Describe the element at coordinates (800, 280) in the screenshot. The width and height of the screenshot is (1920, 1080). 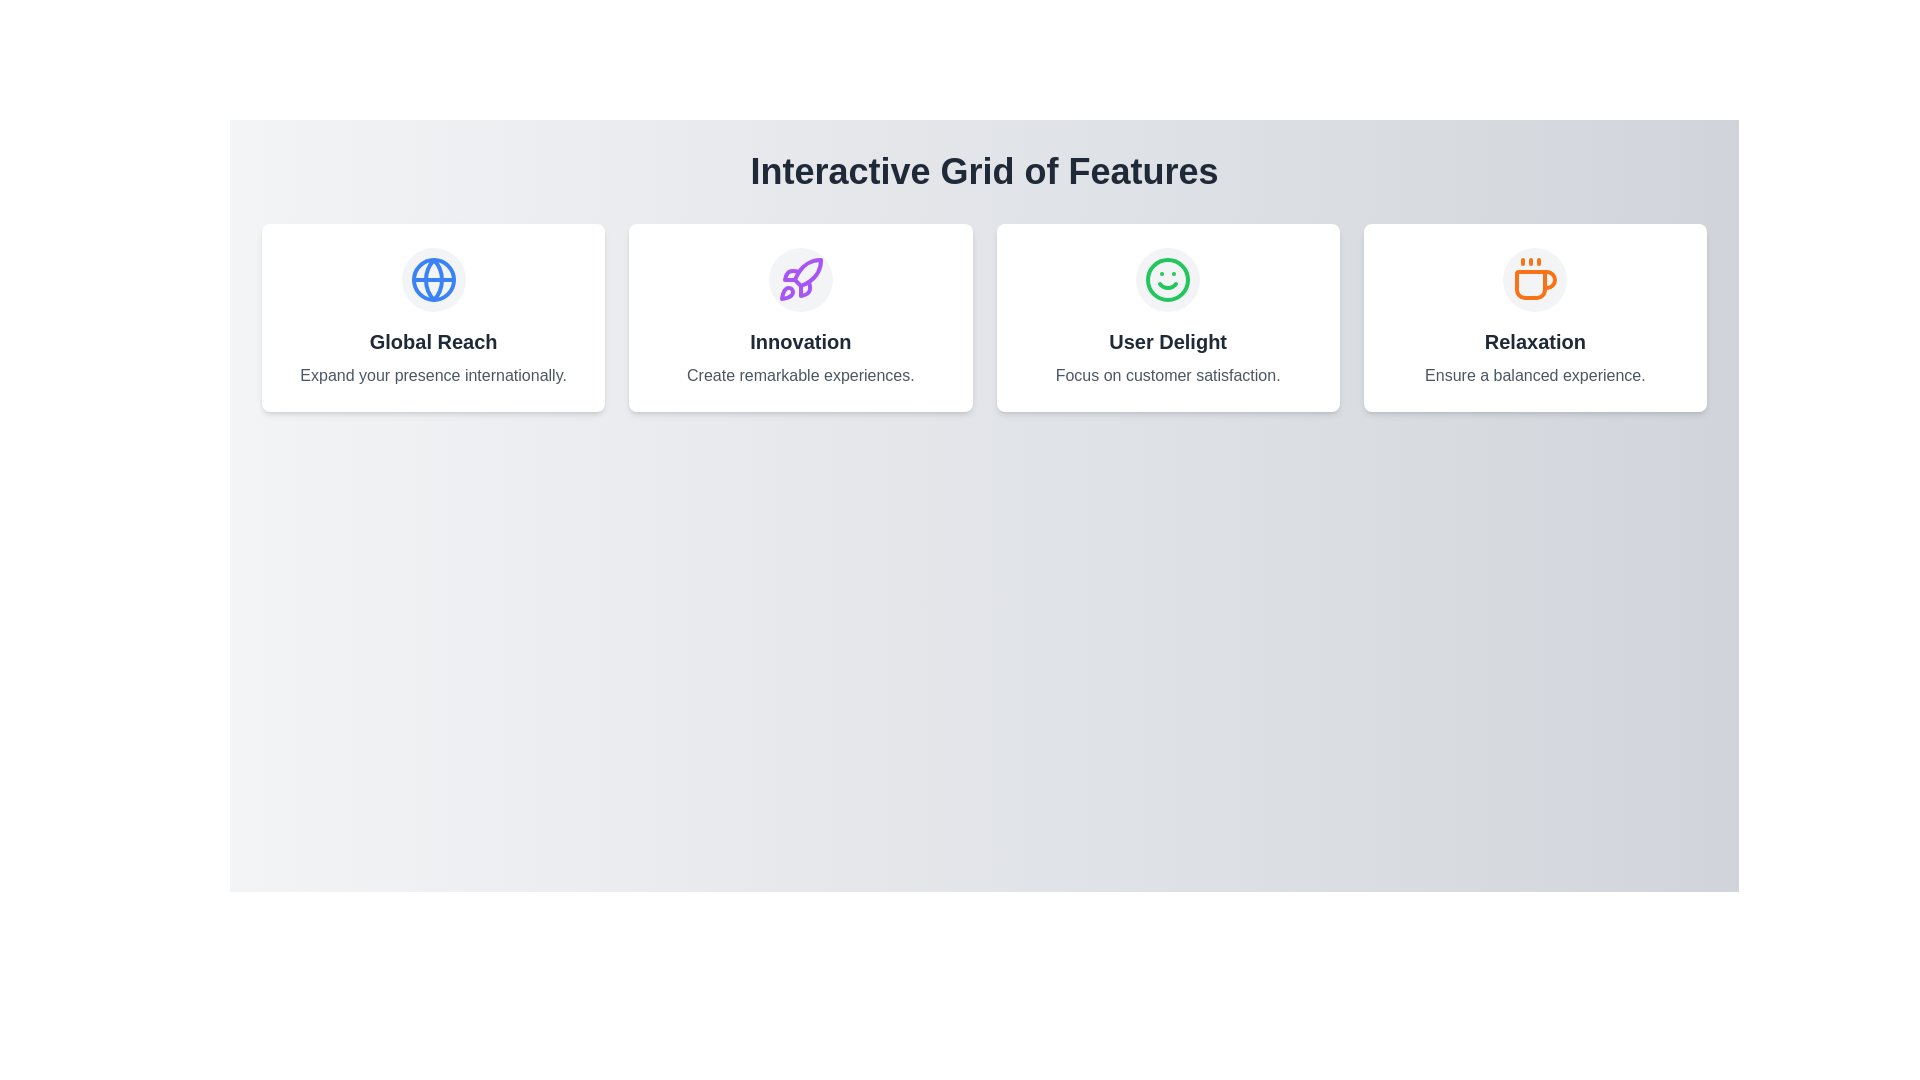
I see `the purple rocket icon representing innovation, which is centered within a circular gray background in the second card of the top row for navigation or detailed view` at that location.